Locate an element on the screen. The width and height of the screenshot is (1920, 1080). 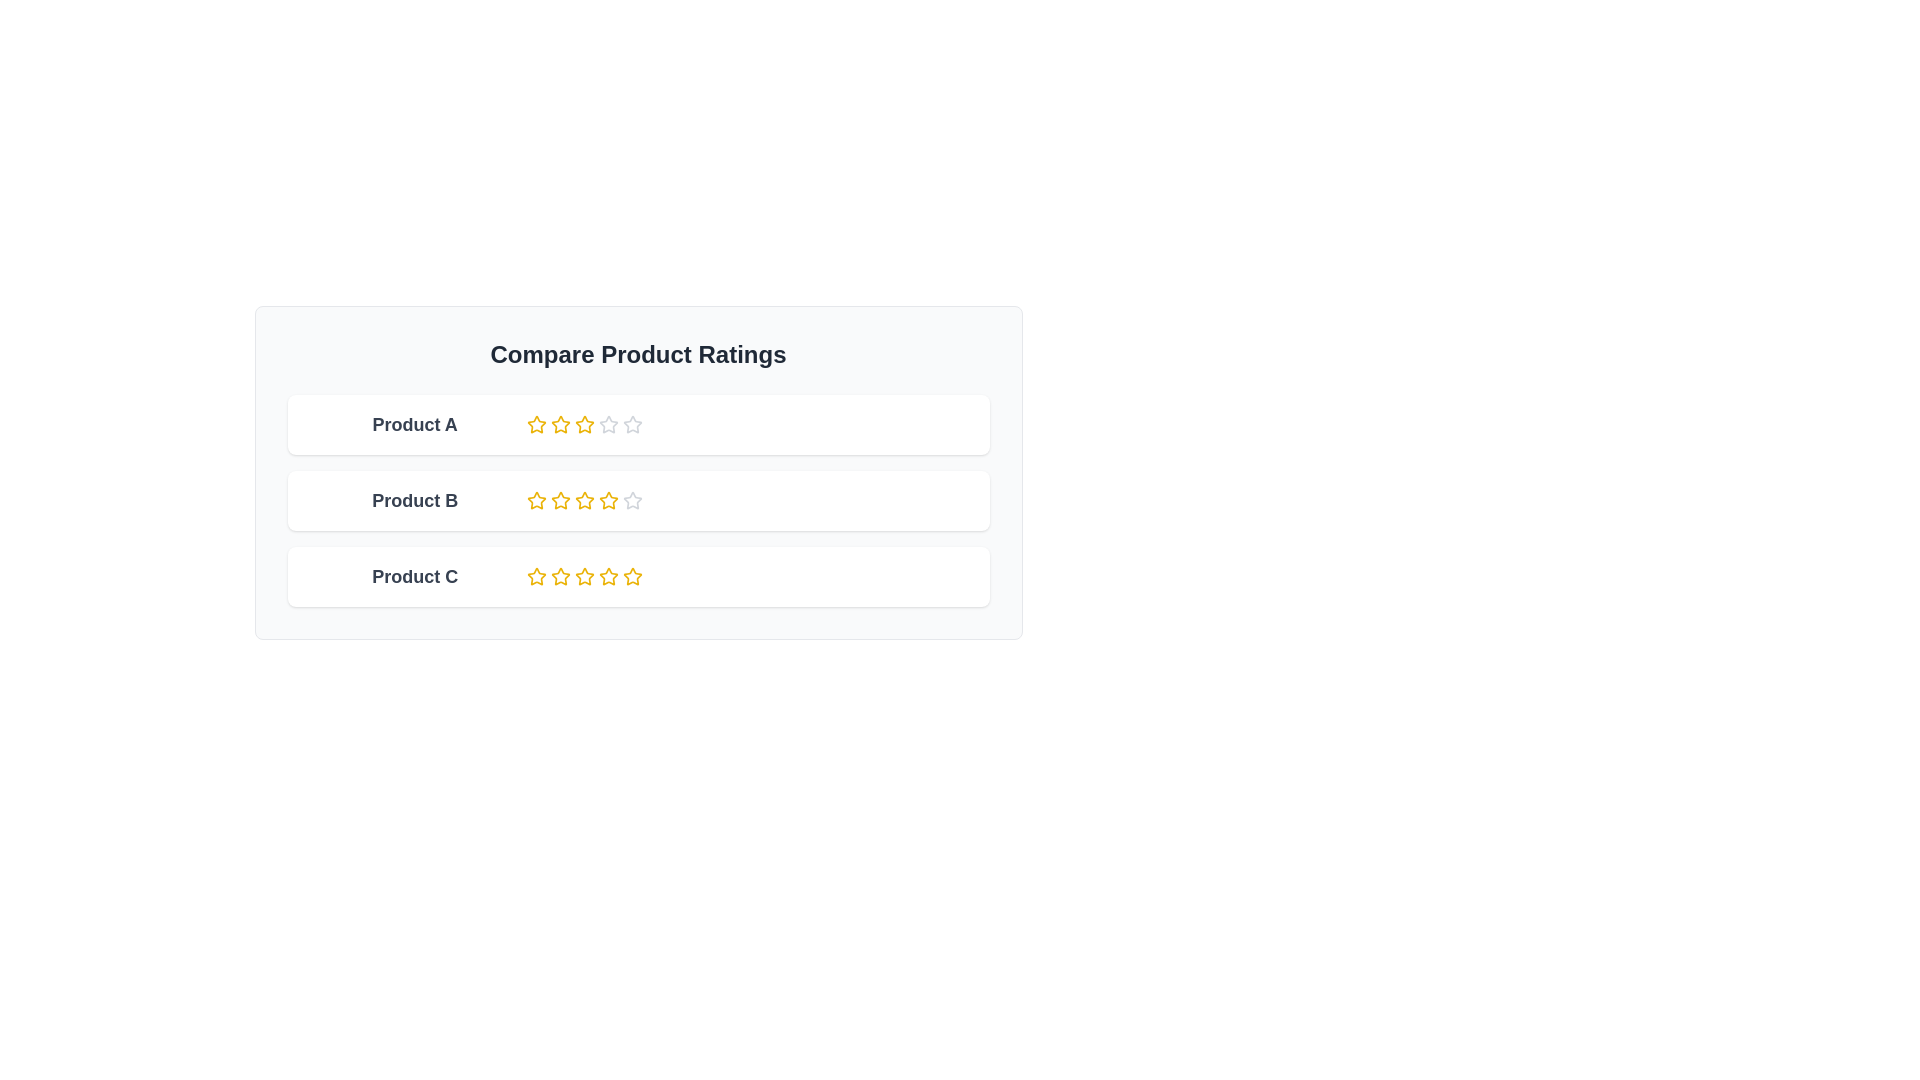
the third yellow star icon in the five-star rating widget for 'Product C' is located at coordinates (560, 577).